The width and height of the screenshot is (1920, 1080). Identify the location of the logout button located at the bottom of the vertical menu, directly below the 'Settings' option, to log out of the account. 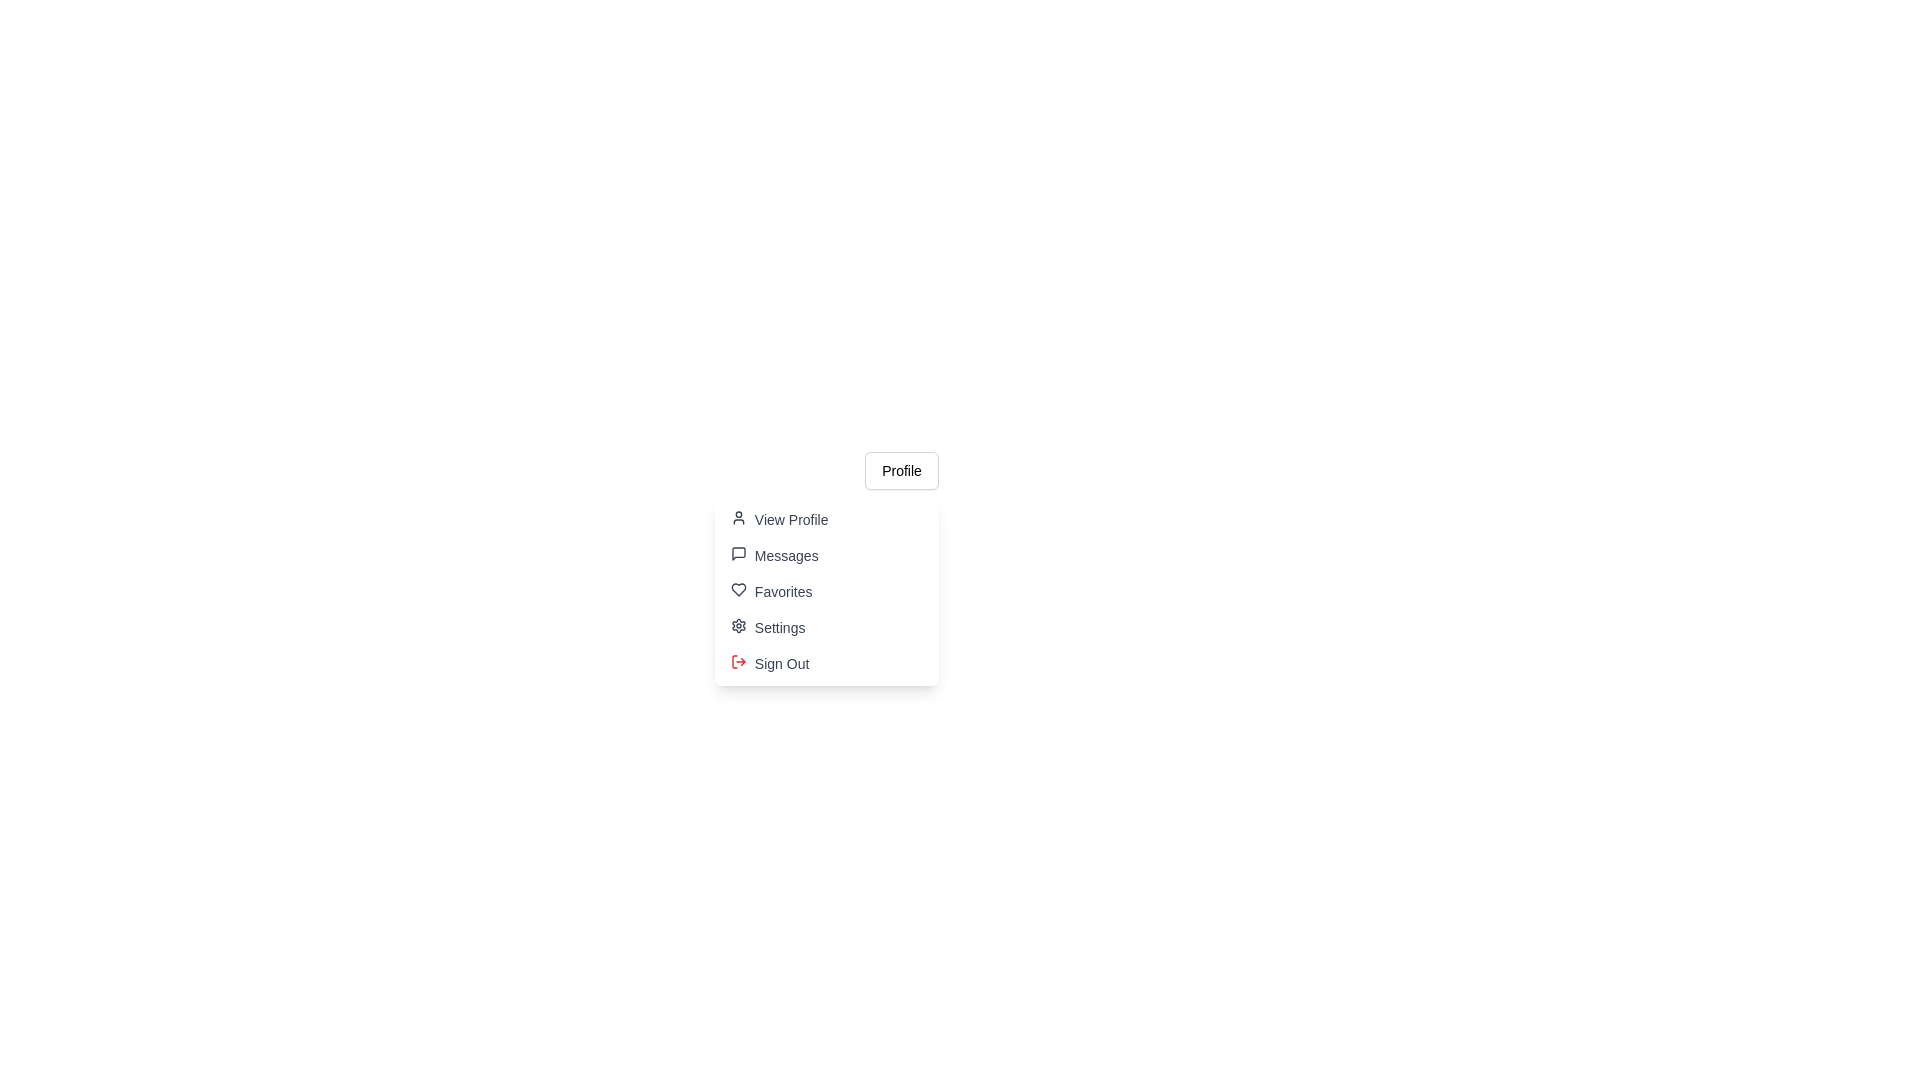
(826, 663).